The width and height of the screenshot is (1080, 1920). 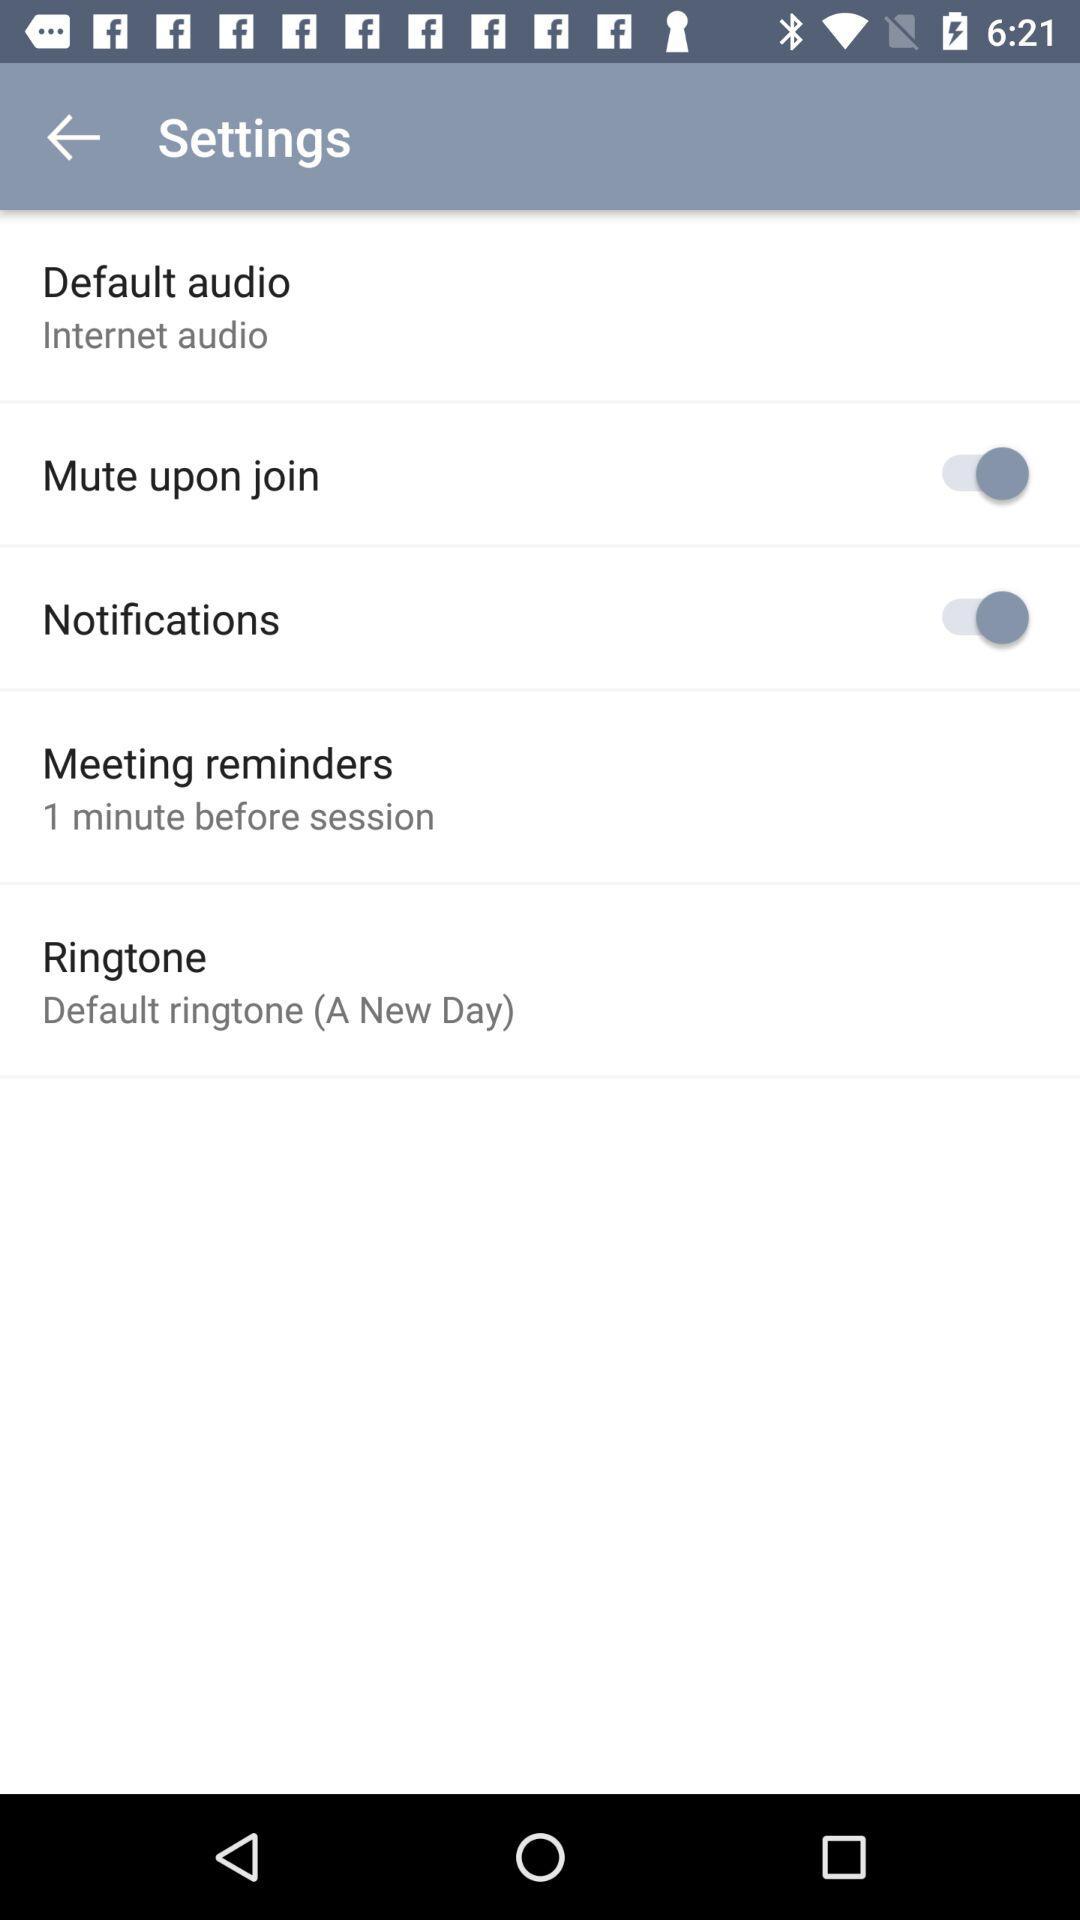 What do you see at coordinates (217, 761) in the screenshot?
I see `meeting reminders icon` at bounding box center [217, 761].